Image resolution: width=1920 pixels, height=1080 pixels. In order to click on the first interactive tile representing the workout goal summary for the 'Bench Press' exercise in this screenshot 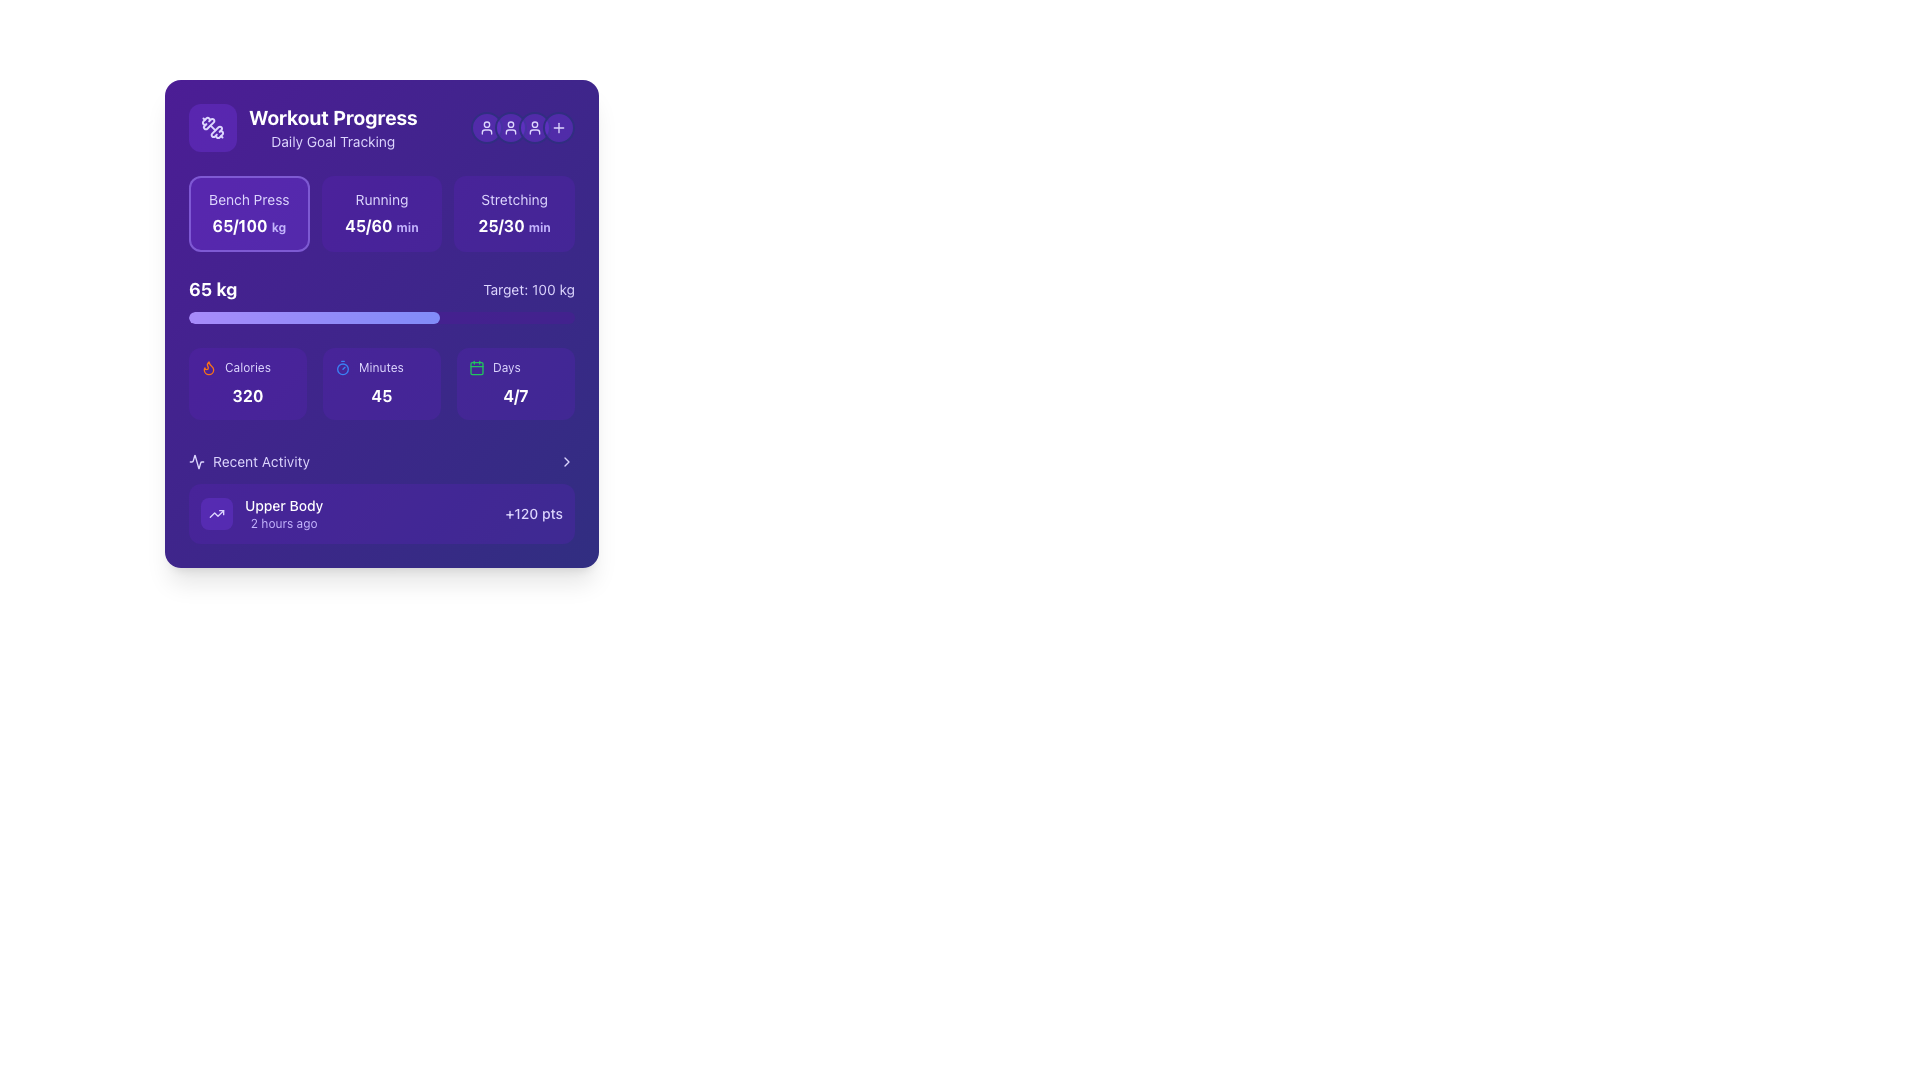, I will do `click(248, 213)`.